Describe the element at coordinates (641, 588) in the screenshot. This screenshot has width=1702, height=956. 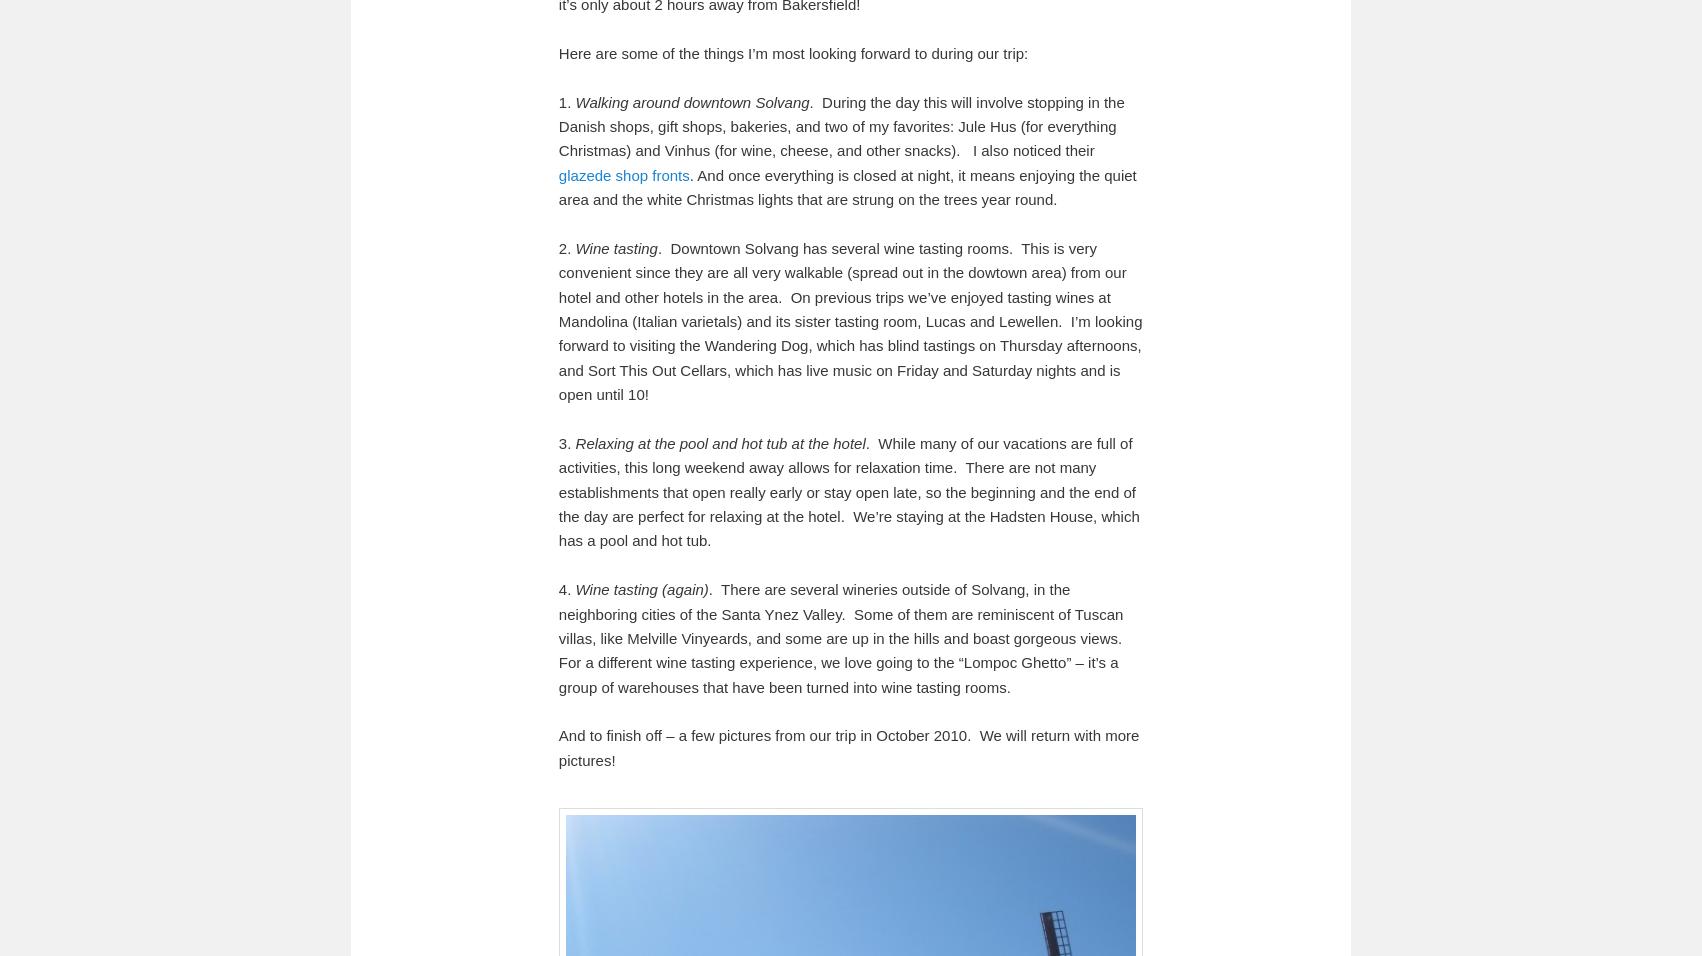
I see `'Wine tasting (again)'` at that location.